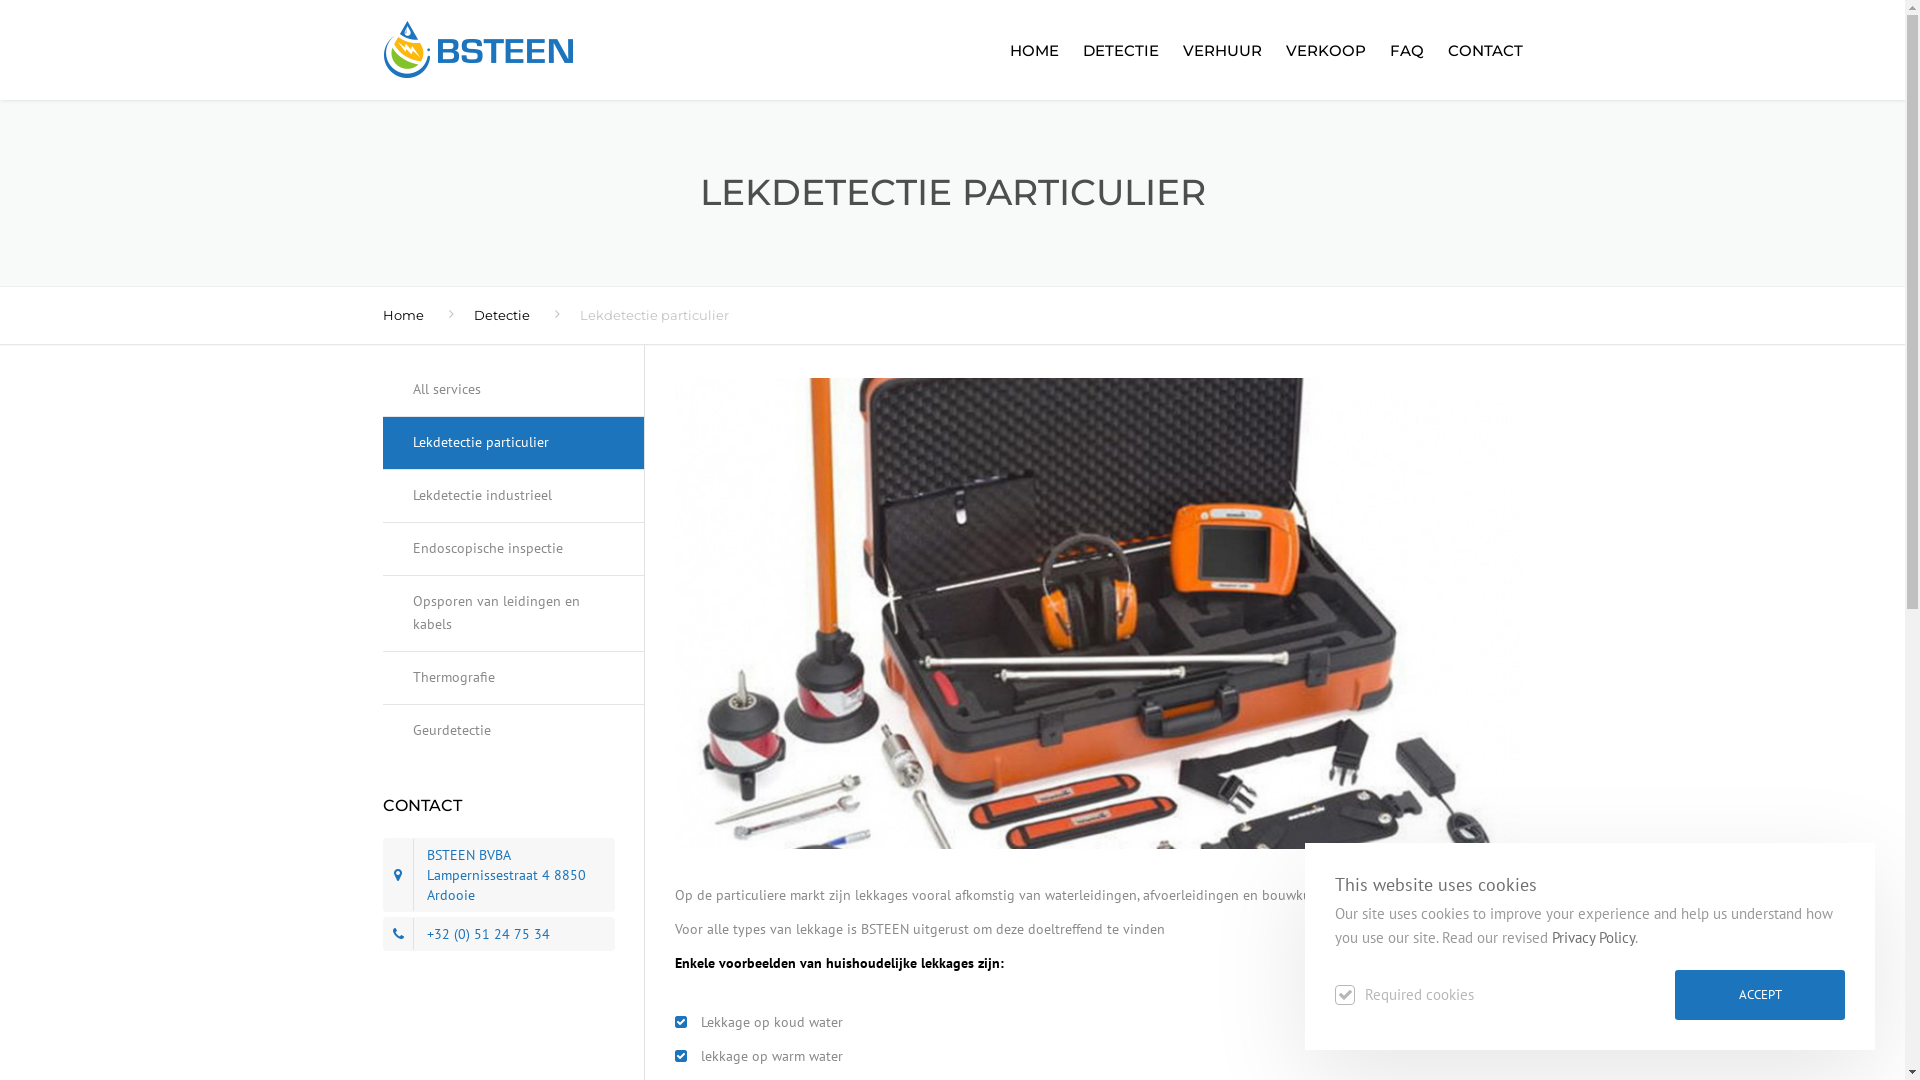 Image resolution: width=1920 pixels, height=1080 pixels. I want to click on 'DETECTIE', so click(1070, 49).